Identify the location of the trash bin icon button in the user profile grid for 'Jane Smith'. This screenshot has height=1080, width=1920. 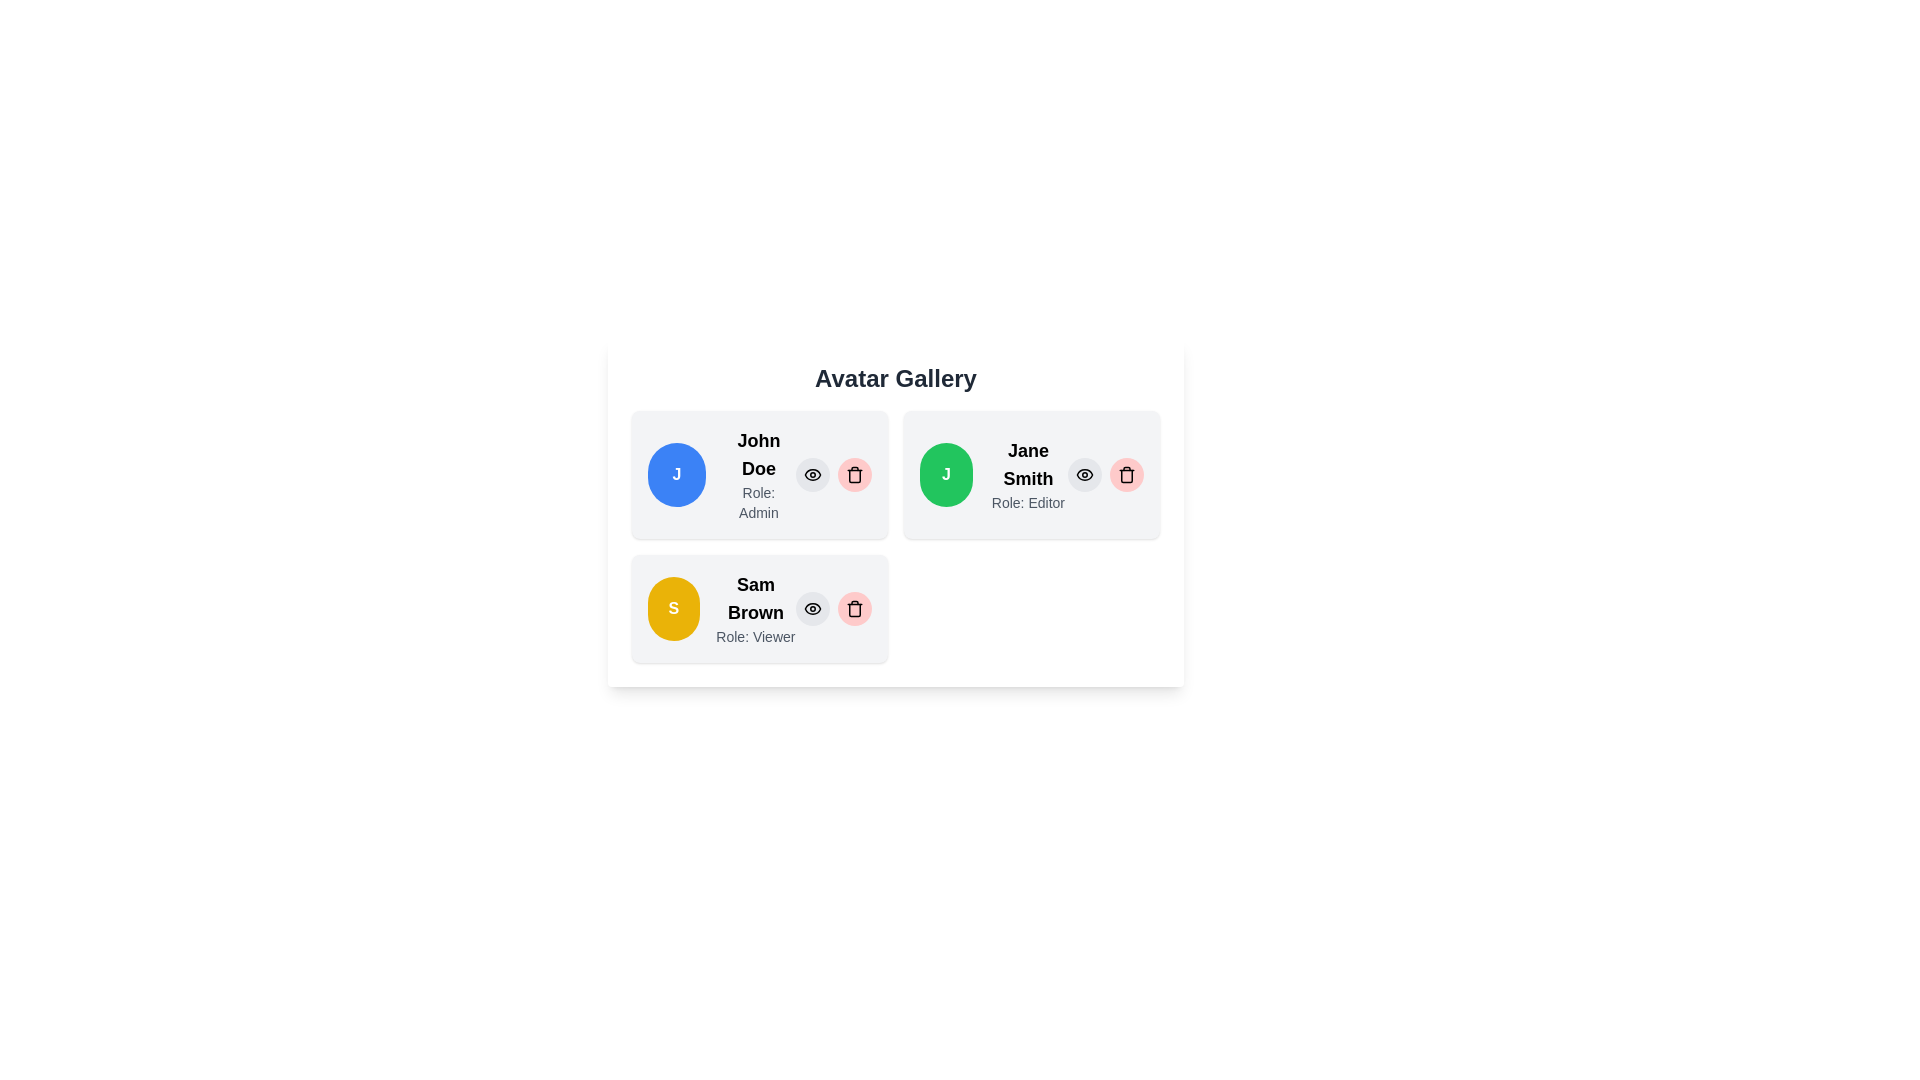
(1127, 474).